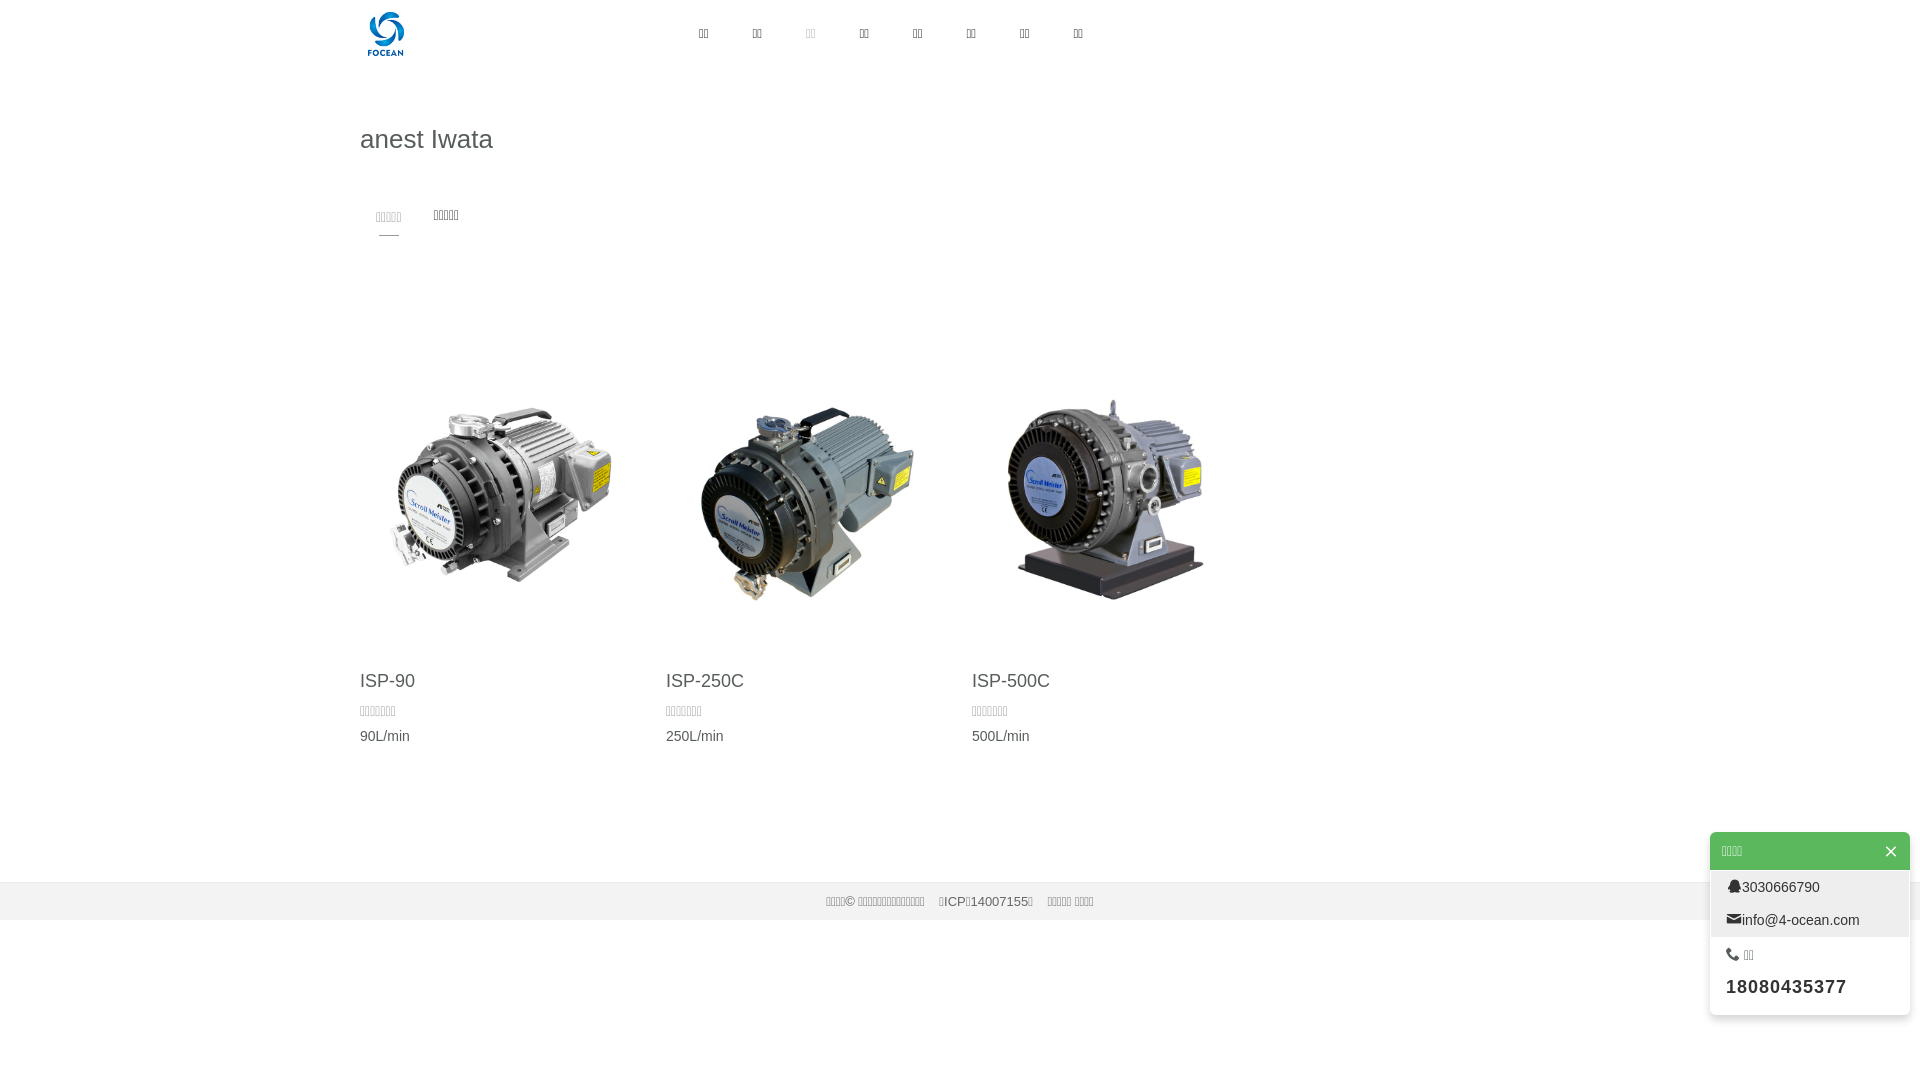 The image size is (1920, 1080). I want to click on '18080435377', so click(1725, 986).